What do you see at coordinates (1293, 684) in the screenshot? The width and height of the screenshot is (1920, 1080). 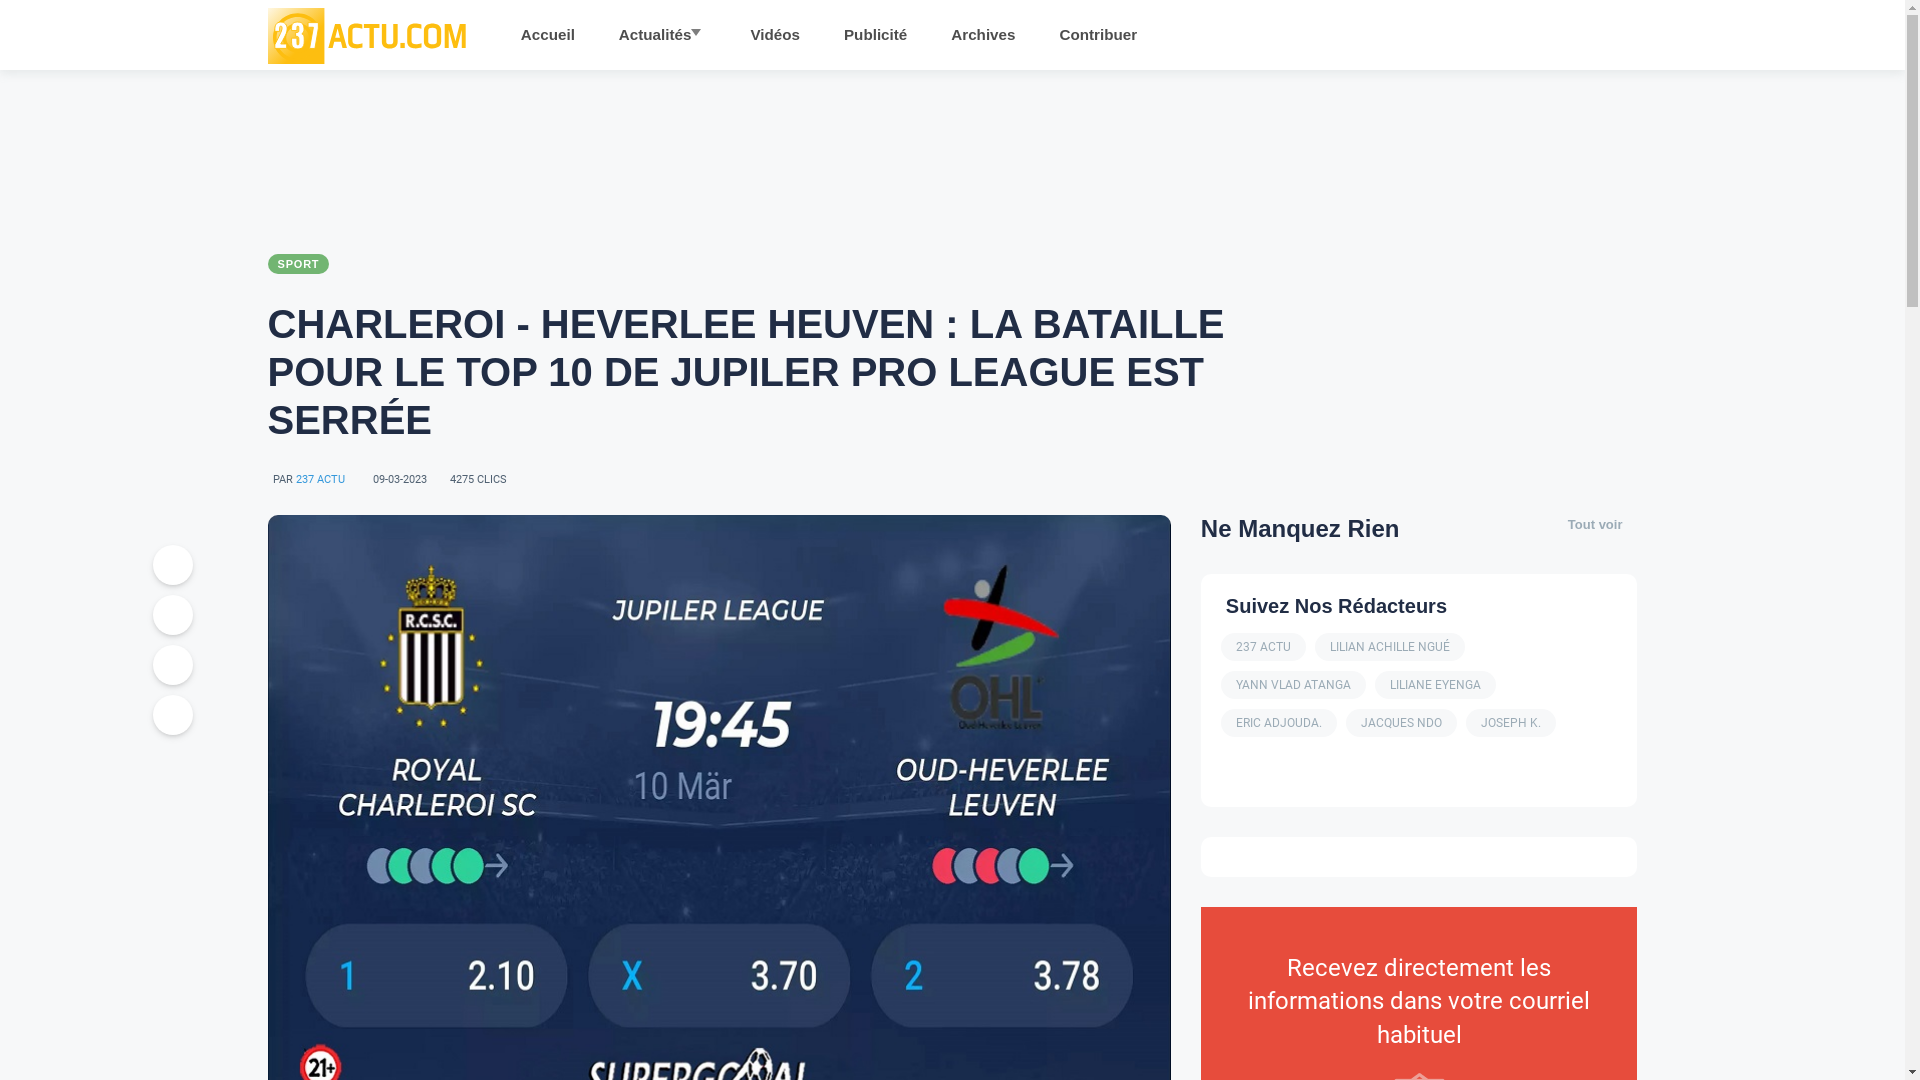 I see `'YANN VLAD ATANGA'` at bounding box center [1293, 684].